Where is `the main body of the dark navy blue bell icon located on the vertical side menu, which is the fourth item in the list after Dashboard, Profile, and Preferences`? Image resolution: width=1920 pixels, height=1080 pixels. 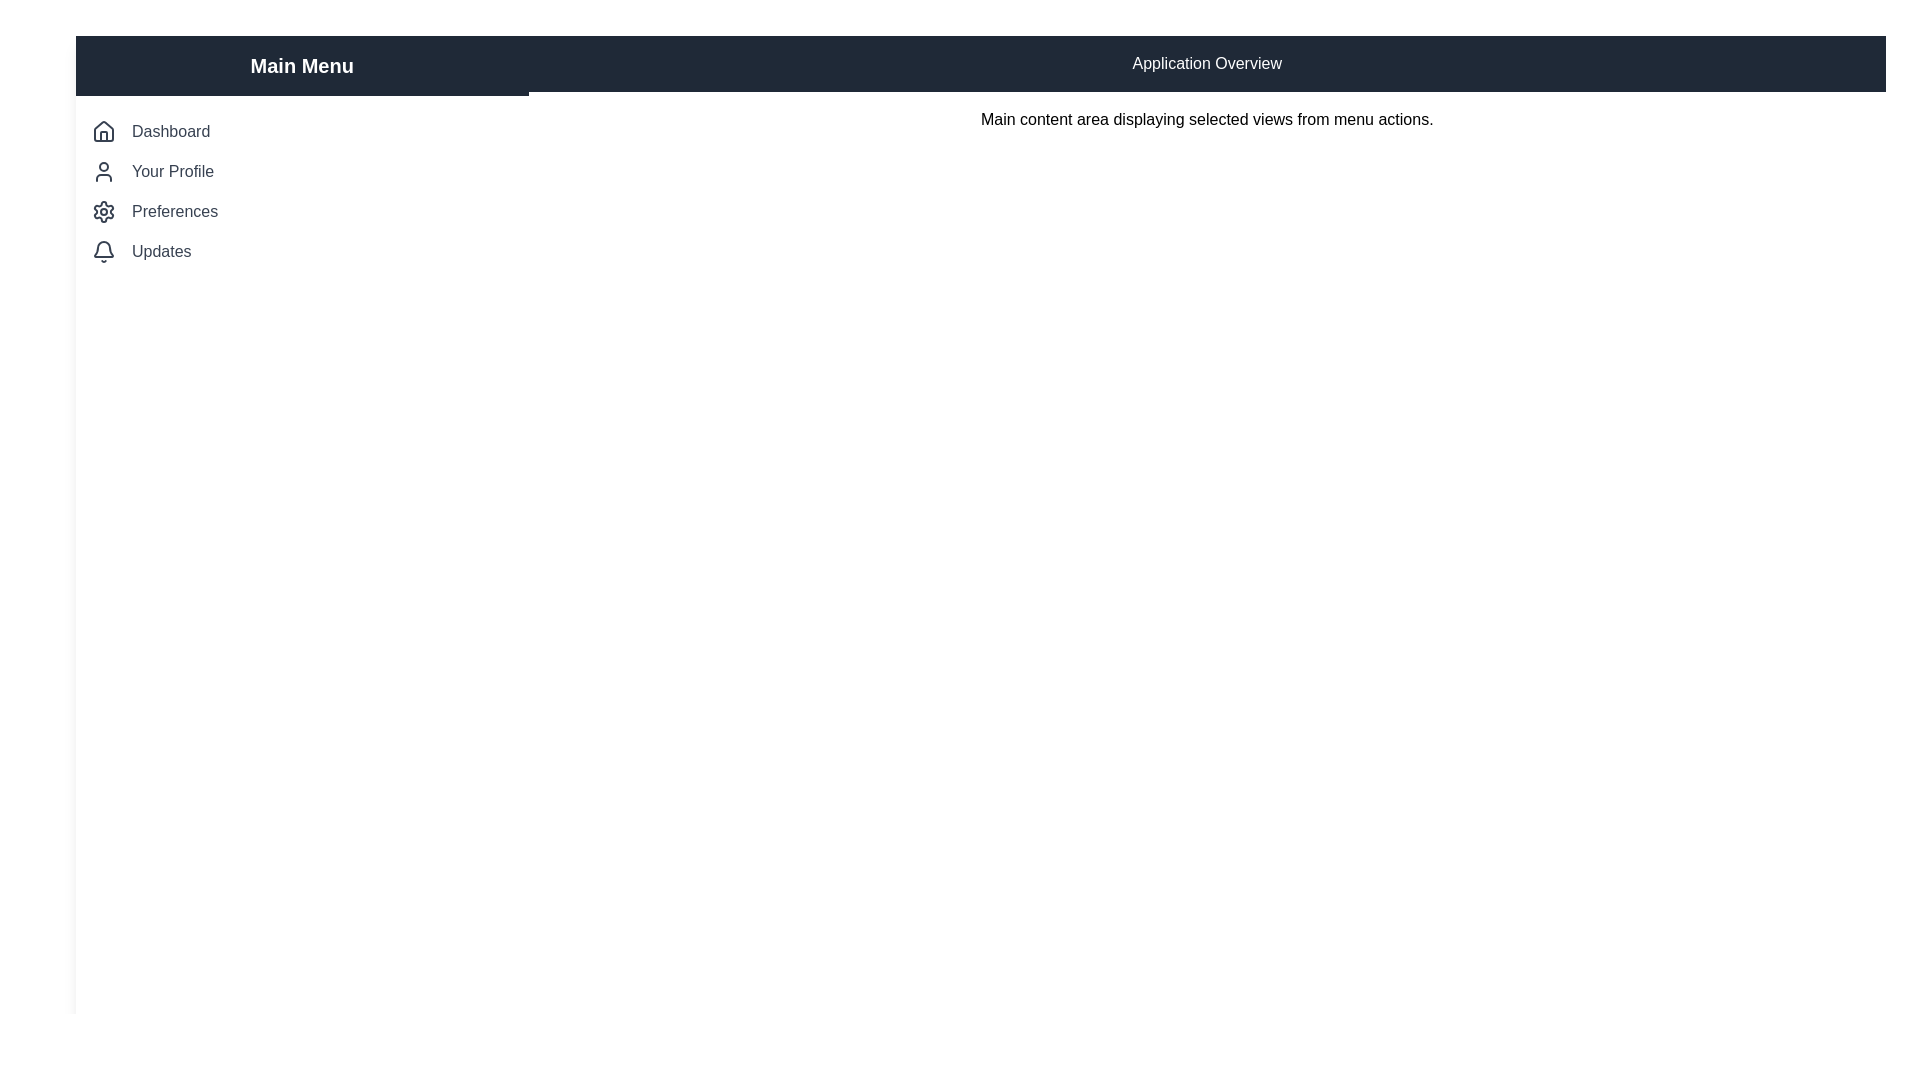
the main body of the dark navy blue bell icon located on the vertical side menu, which is the fourth item in the list after Dashboard, Profile, and Preferences is located at coordinates (103, 248).